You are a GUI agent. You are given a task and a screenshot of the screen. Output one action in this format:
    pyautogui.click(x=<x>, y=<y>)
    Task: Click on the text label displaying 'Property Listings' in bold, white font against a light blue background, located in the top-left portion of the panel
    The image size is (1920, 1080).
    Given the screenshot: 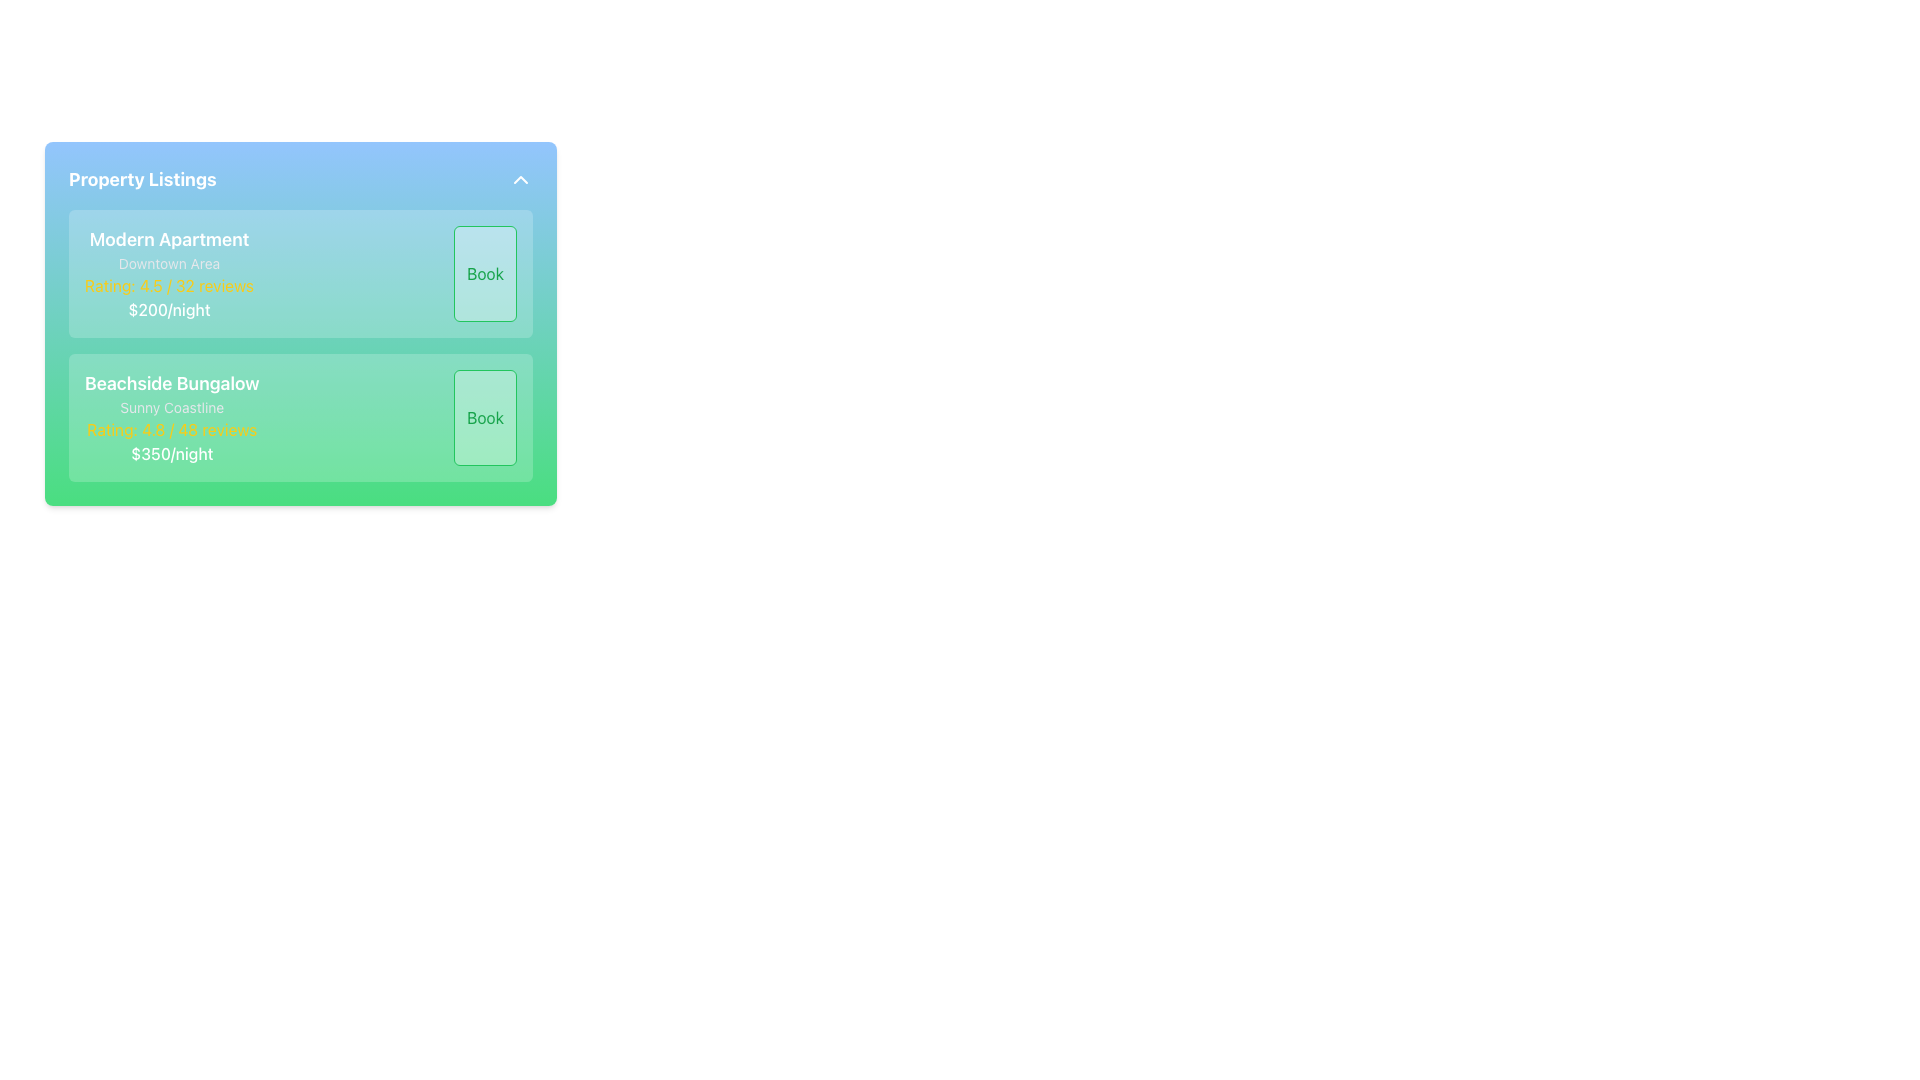 What is the action you would take?
    pyautogui.click(x=141, y=180)
    